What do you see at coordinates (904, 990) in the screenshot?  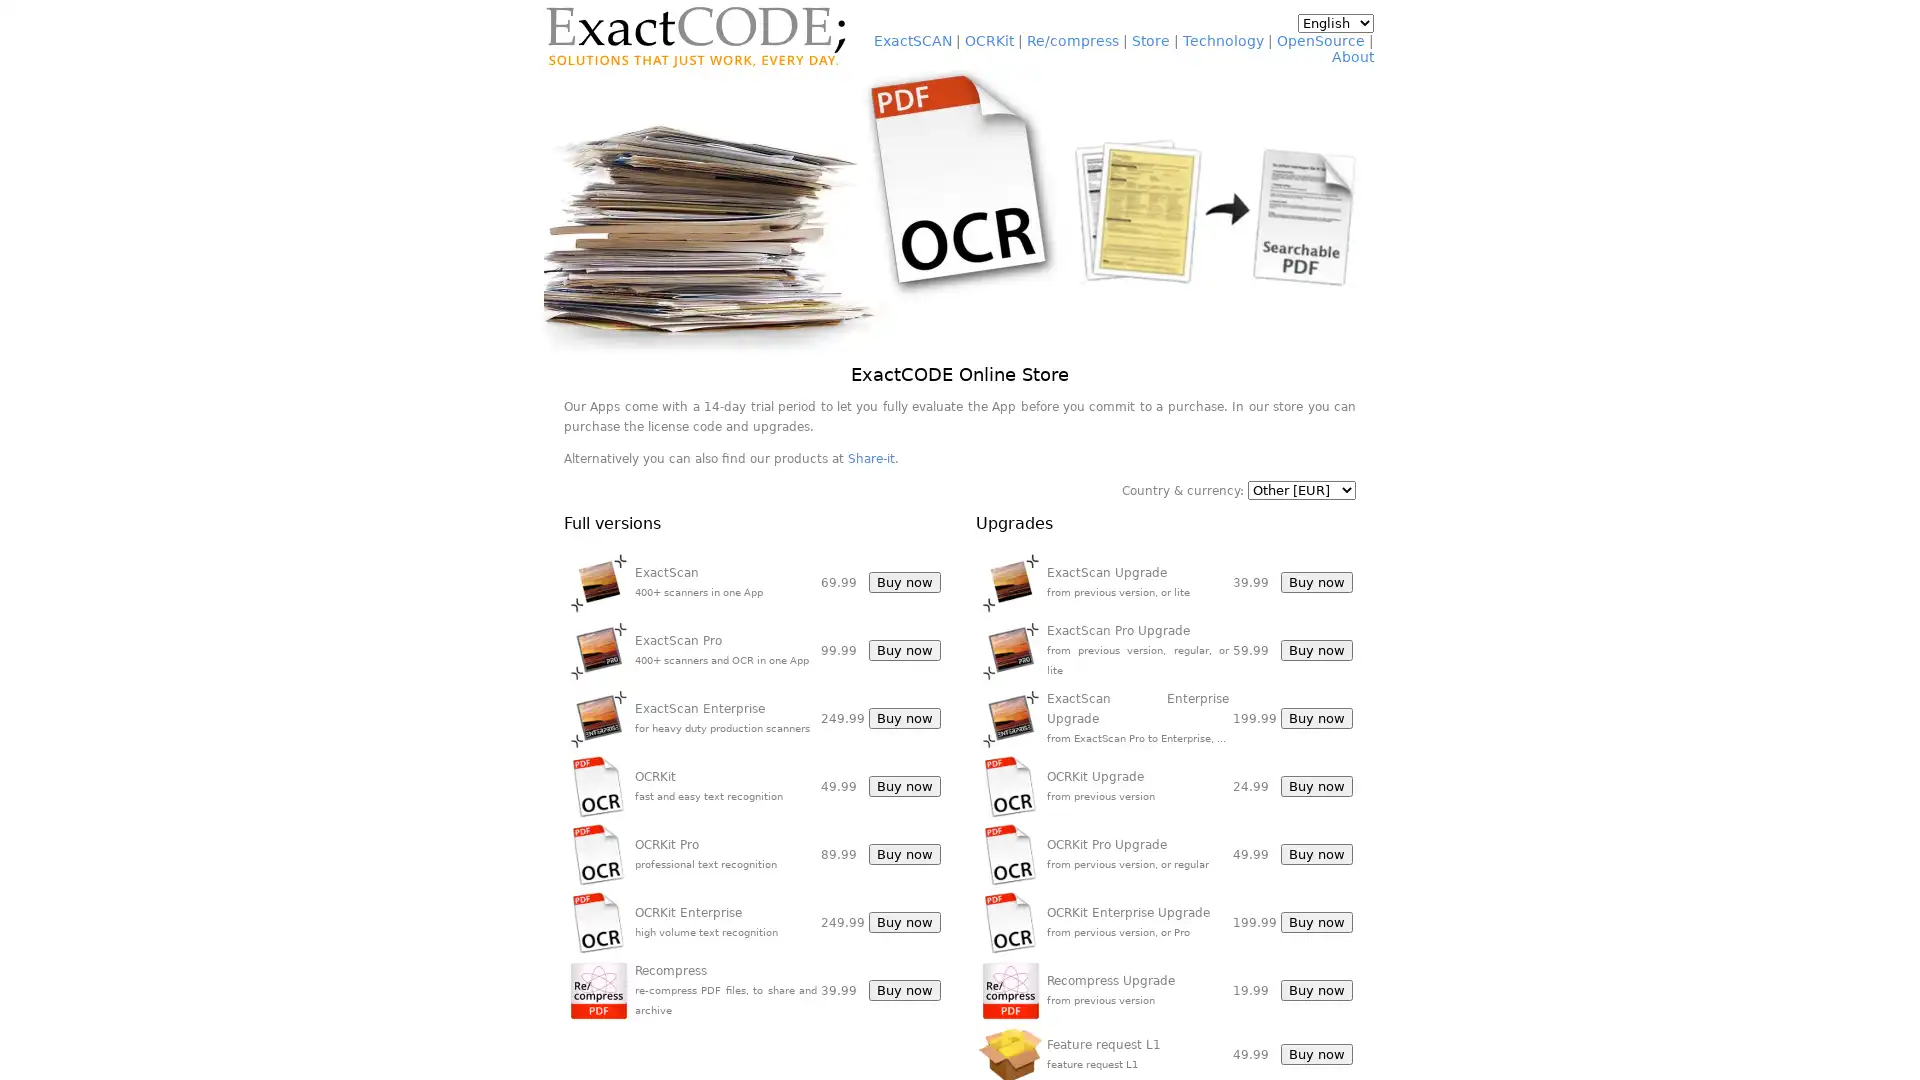 I see `Buy now` at bounding box center [904, 990].